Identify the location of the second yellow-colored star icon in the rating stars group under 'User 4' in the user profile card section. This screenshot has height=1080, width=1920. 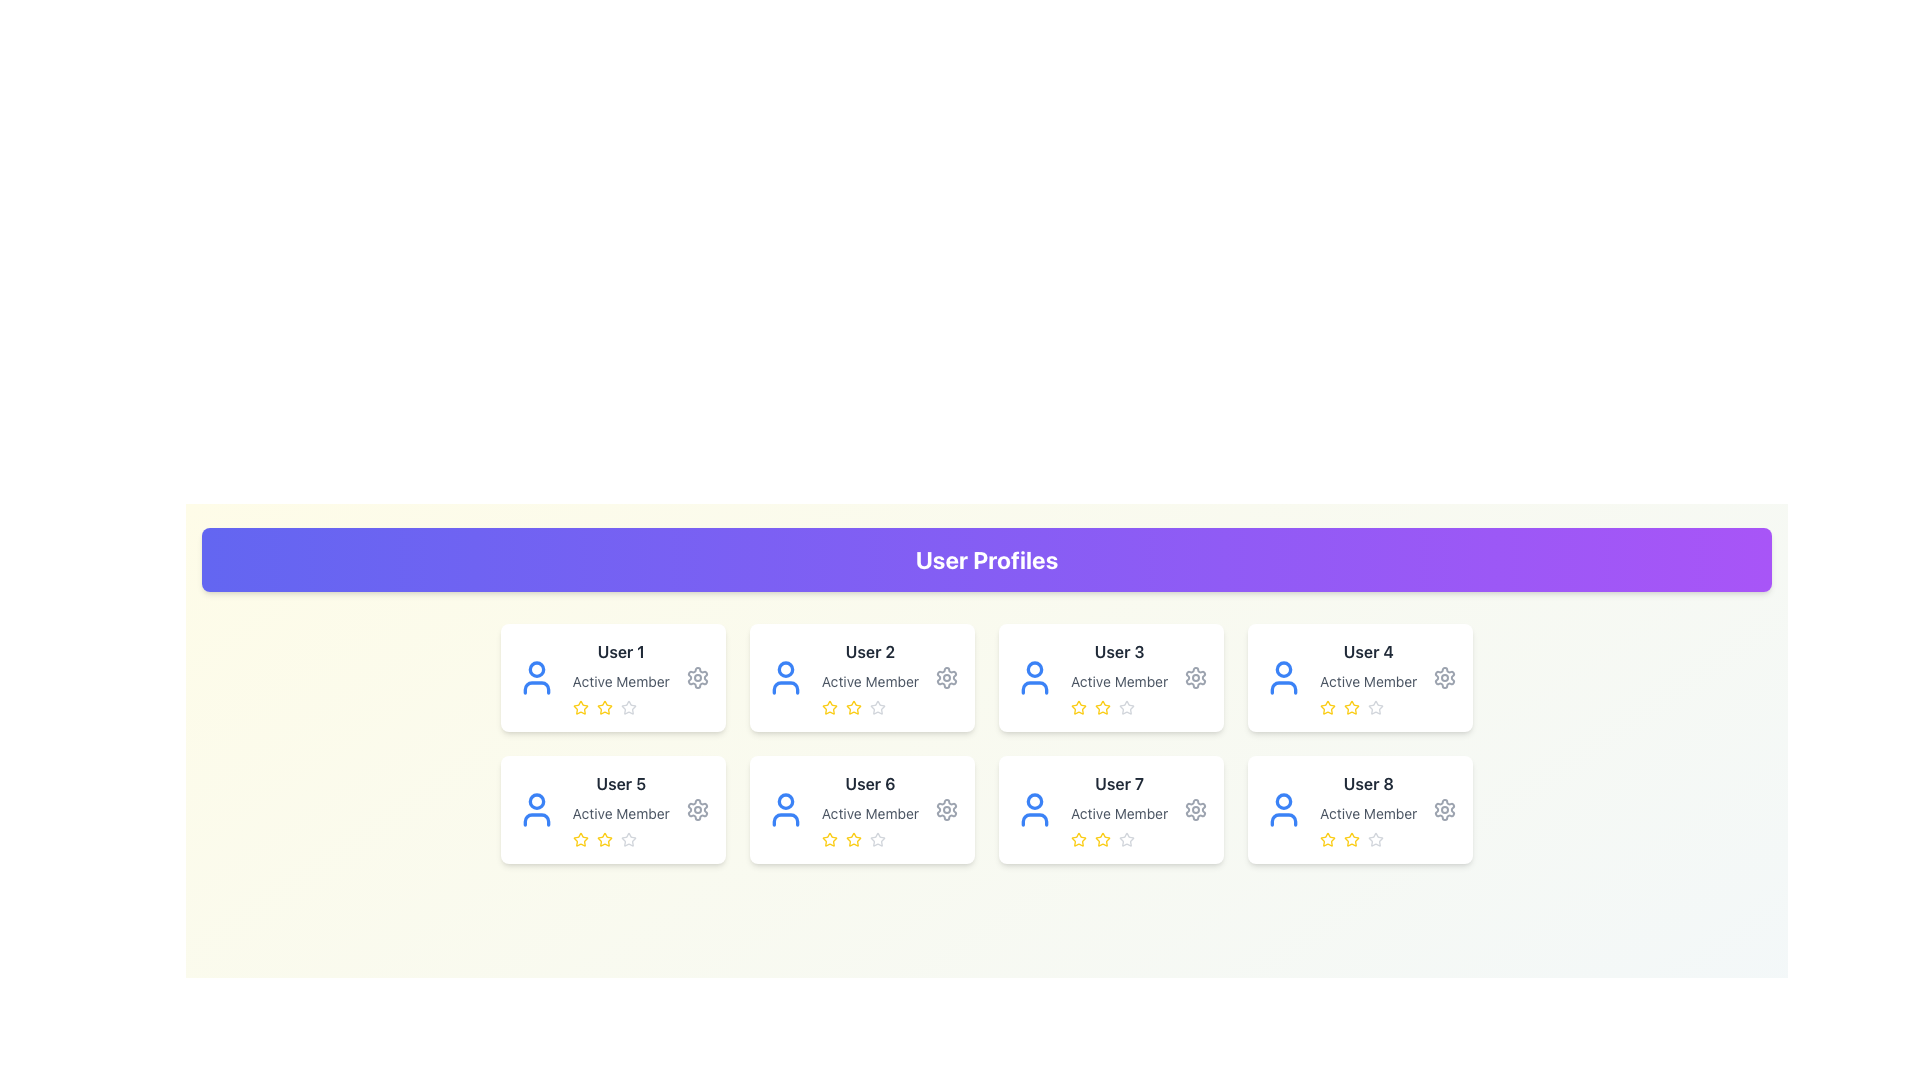
(1352, 707).